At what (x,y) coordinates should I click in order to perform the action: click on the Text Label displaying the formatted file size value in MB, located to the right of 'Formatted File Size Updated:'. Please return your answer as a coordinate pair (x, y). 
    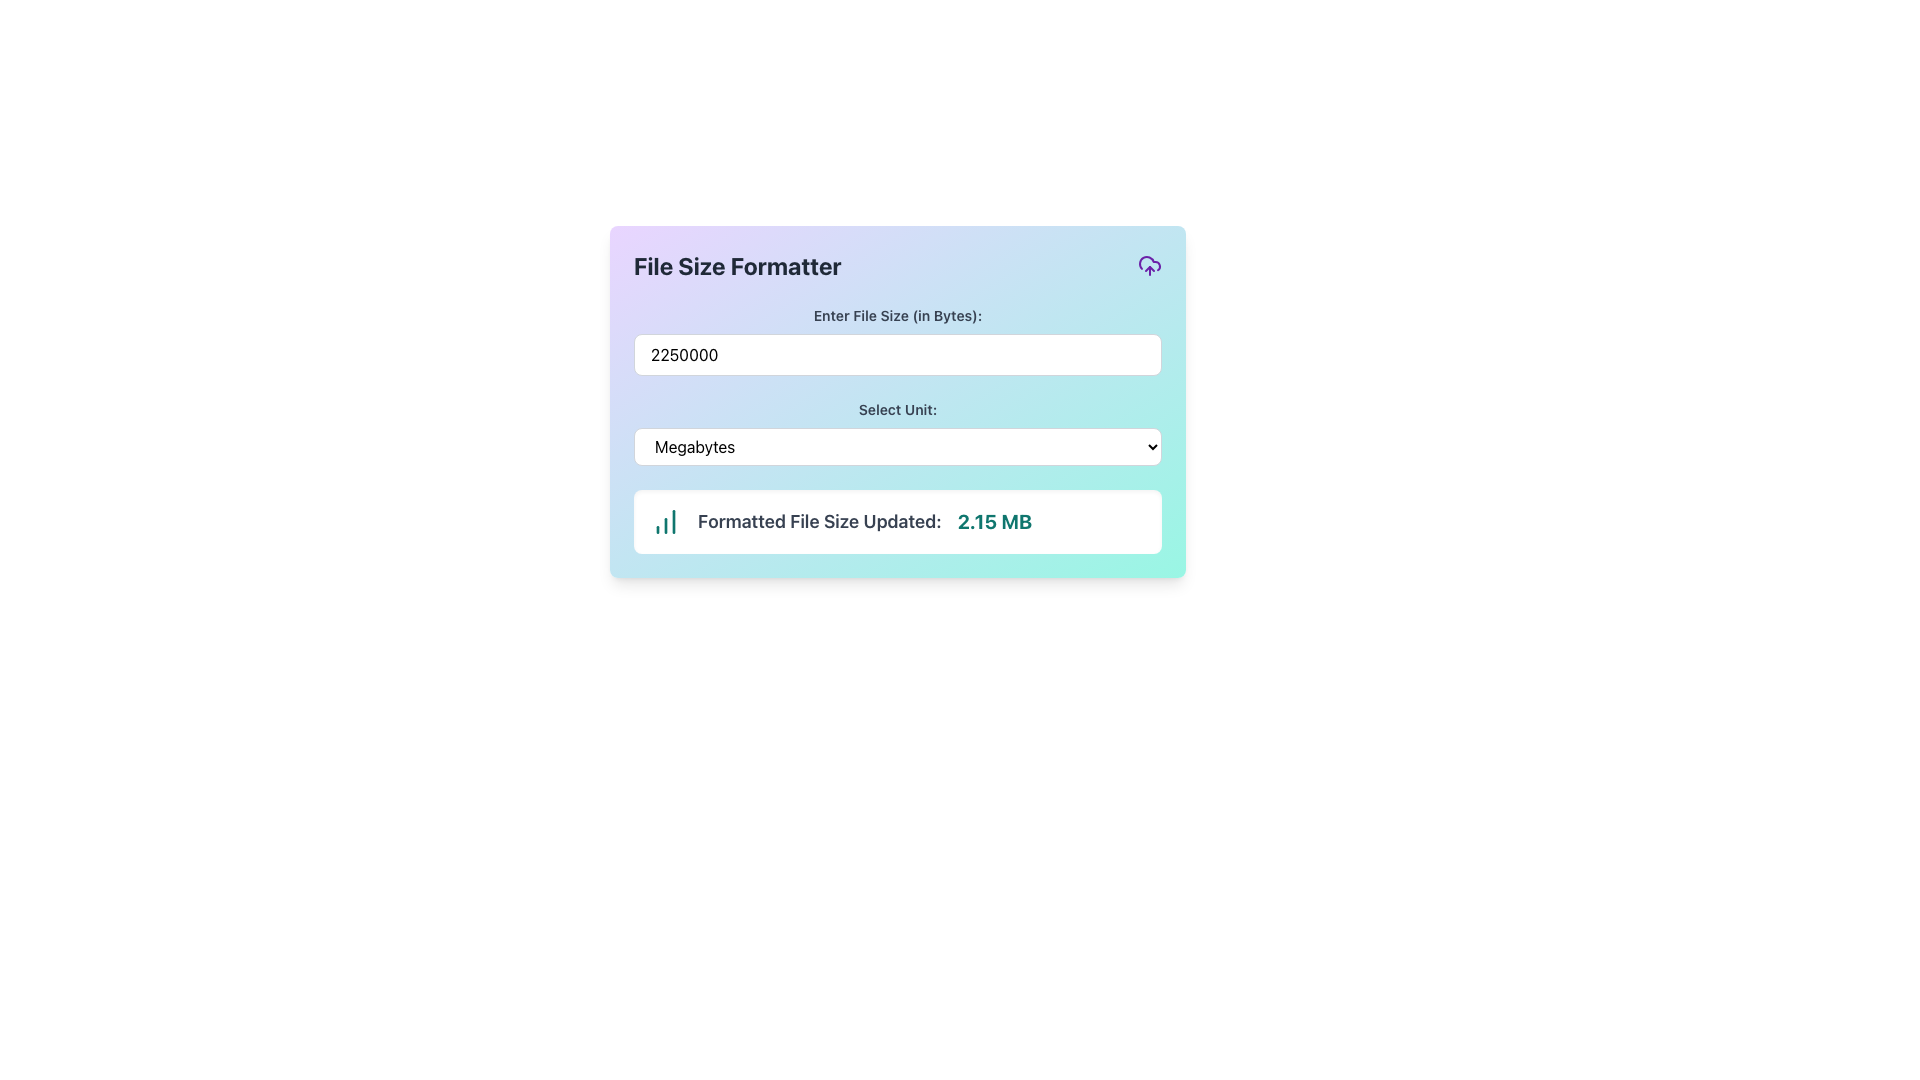
    Looking at the image, I should click on (994, 520).